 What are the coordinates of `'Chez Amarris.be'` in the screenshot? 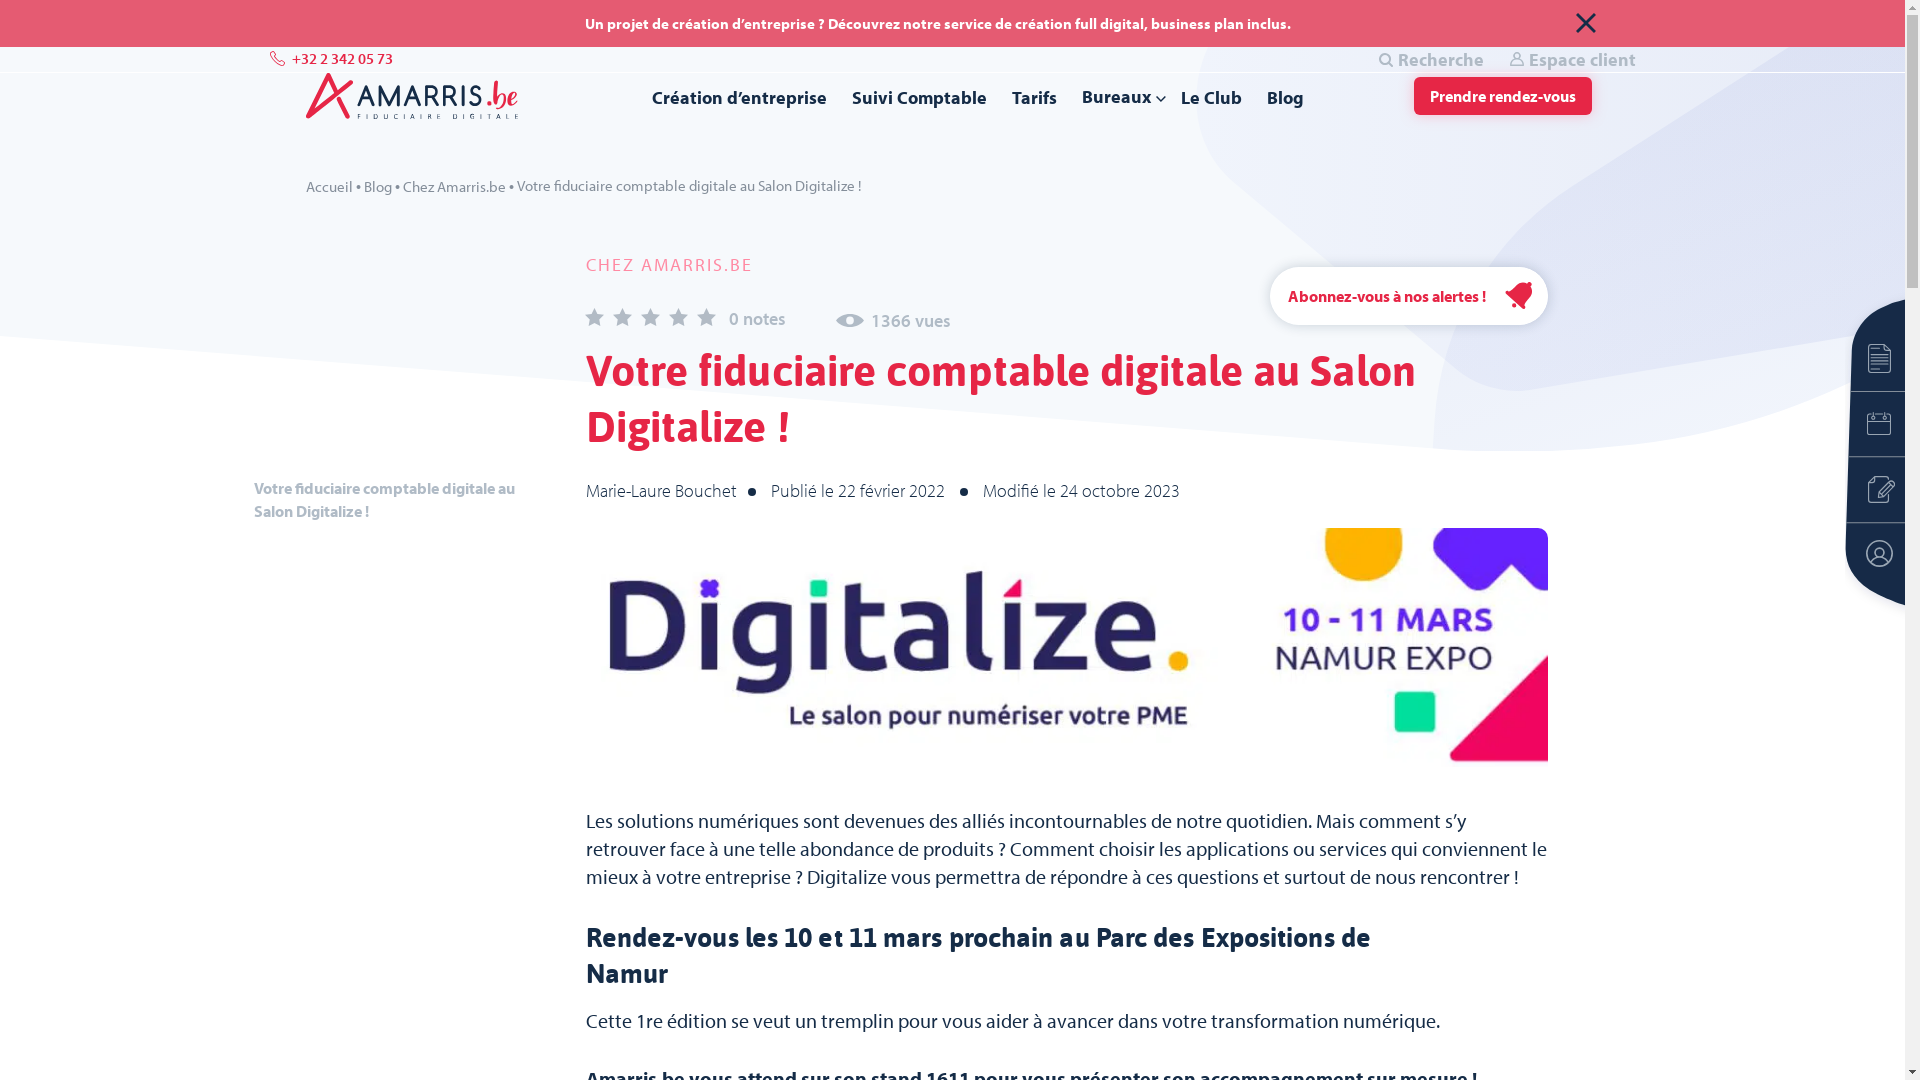 It's located at (452, 186).